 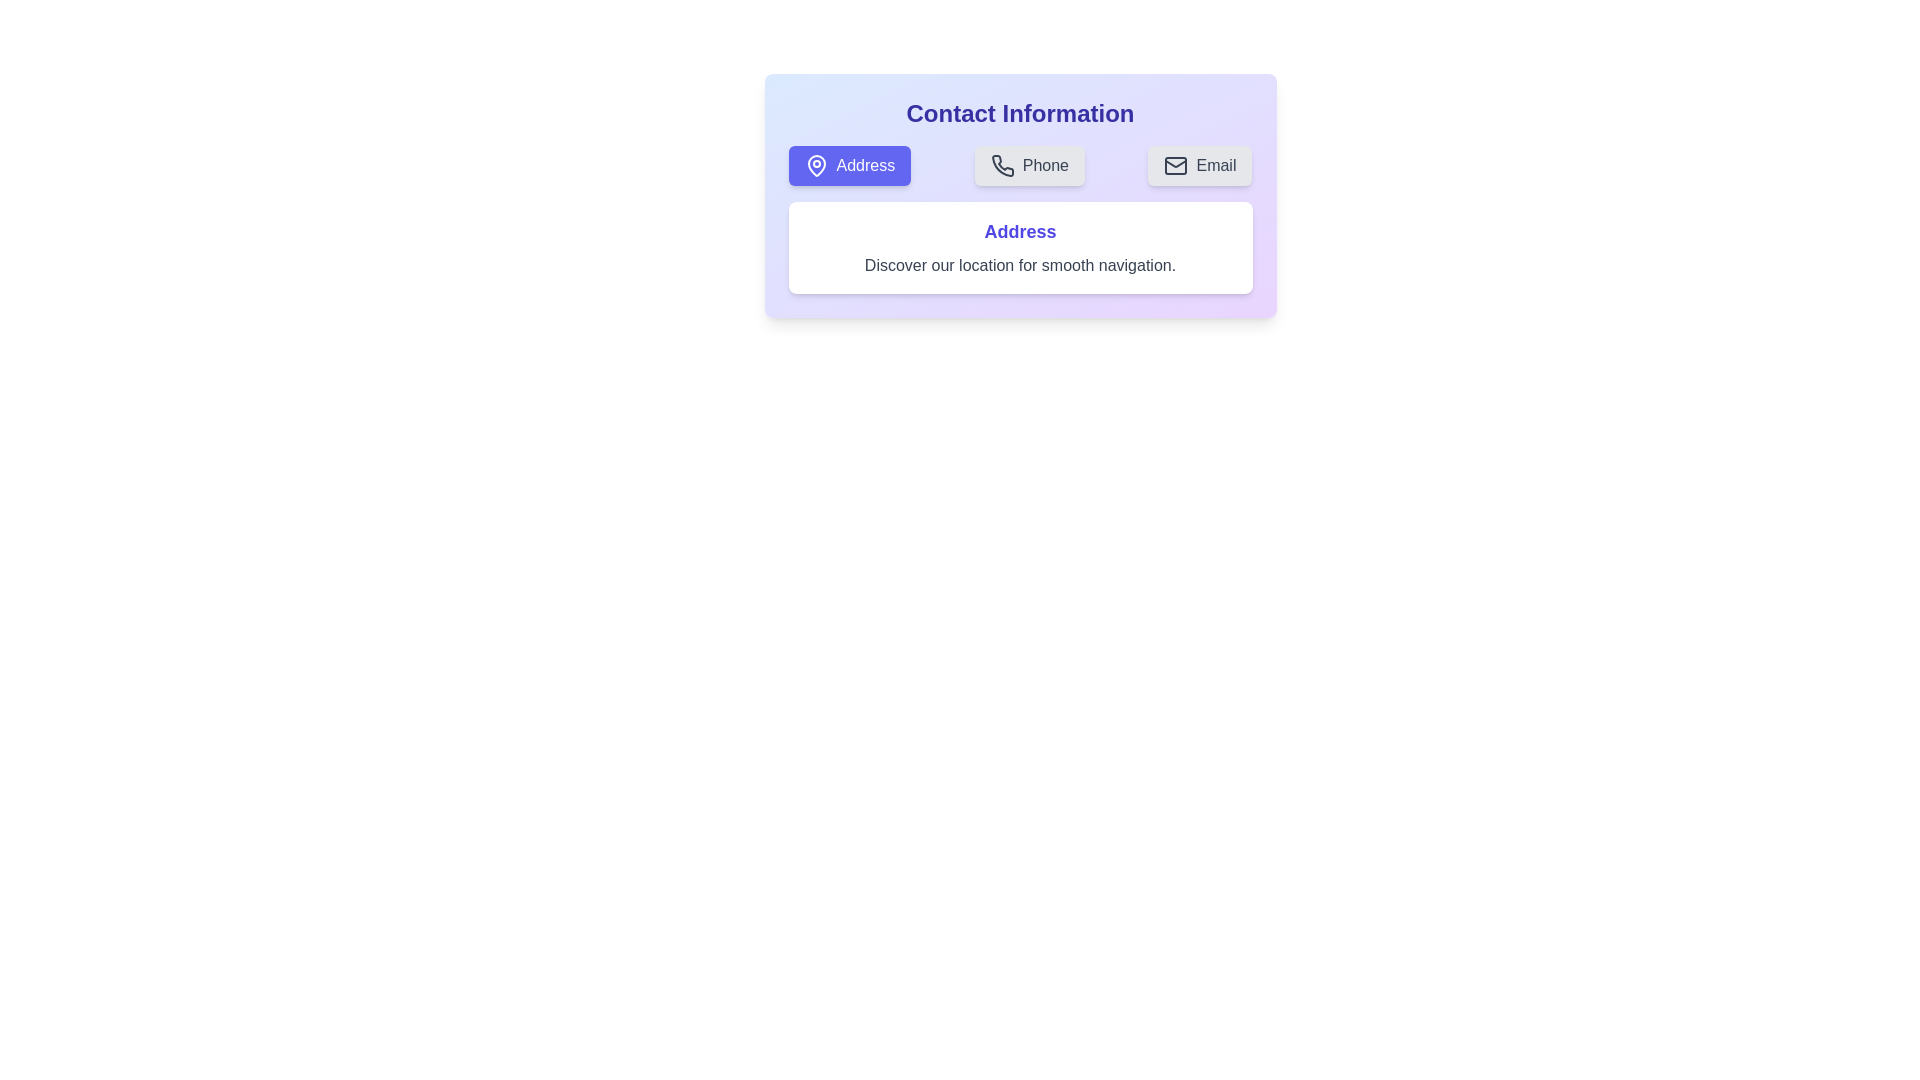 What do you see at coordinates (1200, 164) in the screenshot?
I see `the Email tab button to switch to the corresponding tab` at bounding box center [1200, 164].